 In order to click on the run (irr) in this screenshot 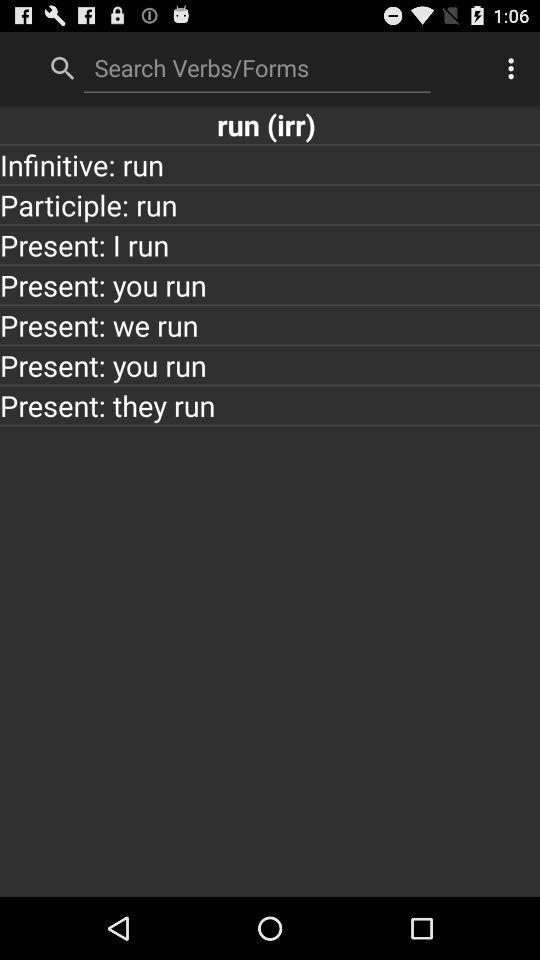, I will do `click(270, 123)`.